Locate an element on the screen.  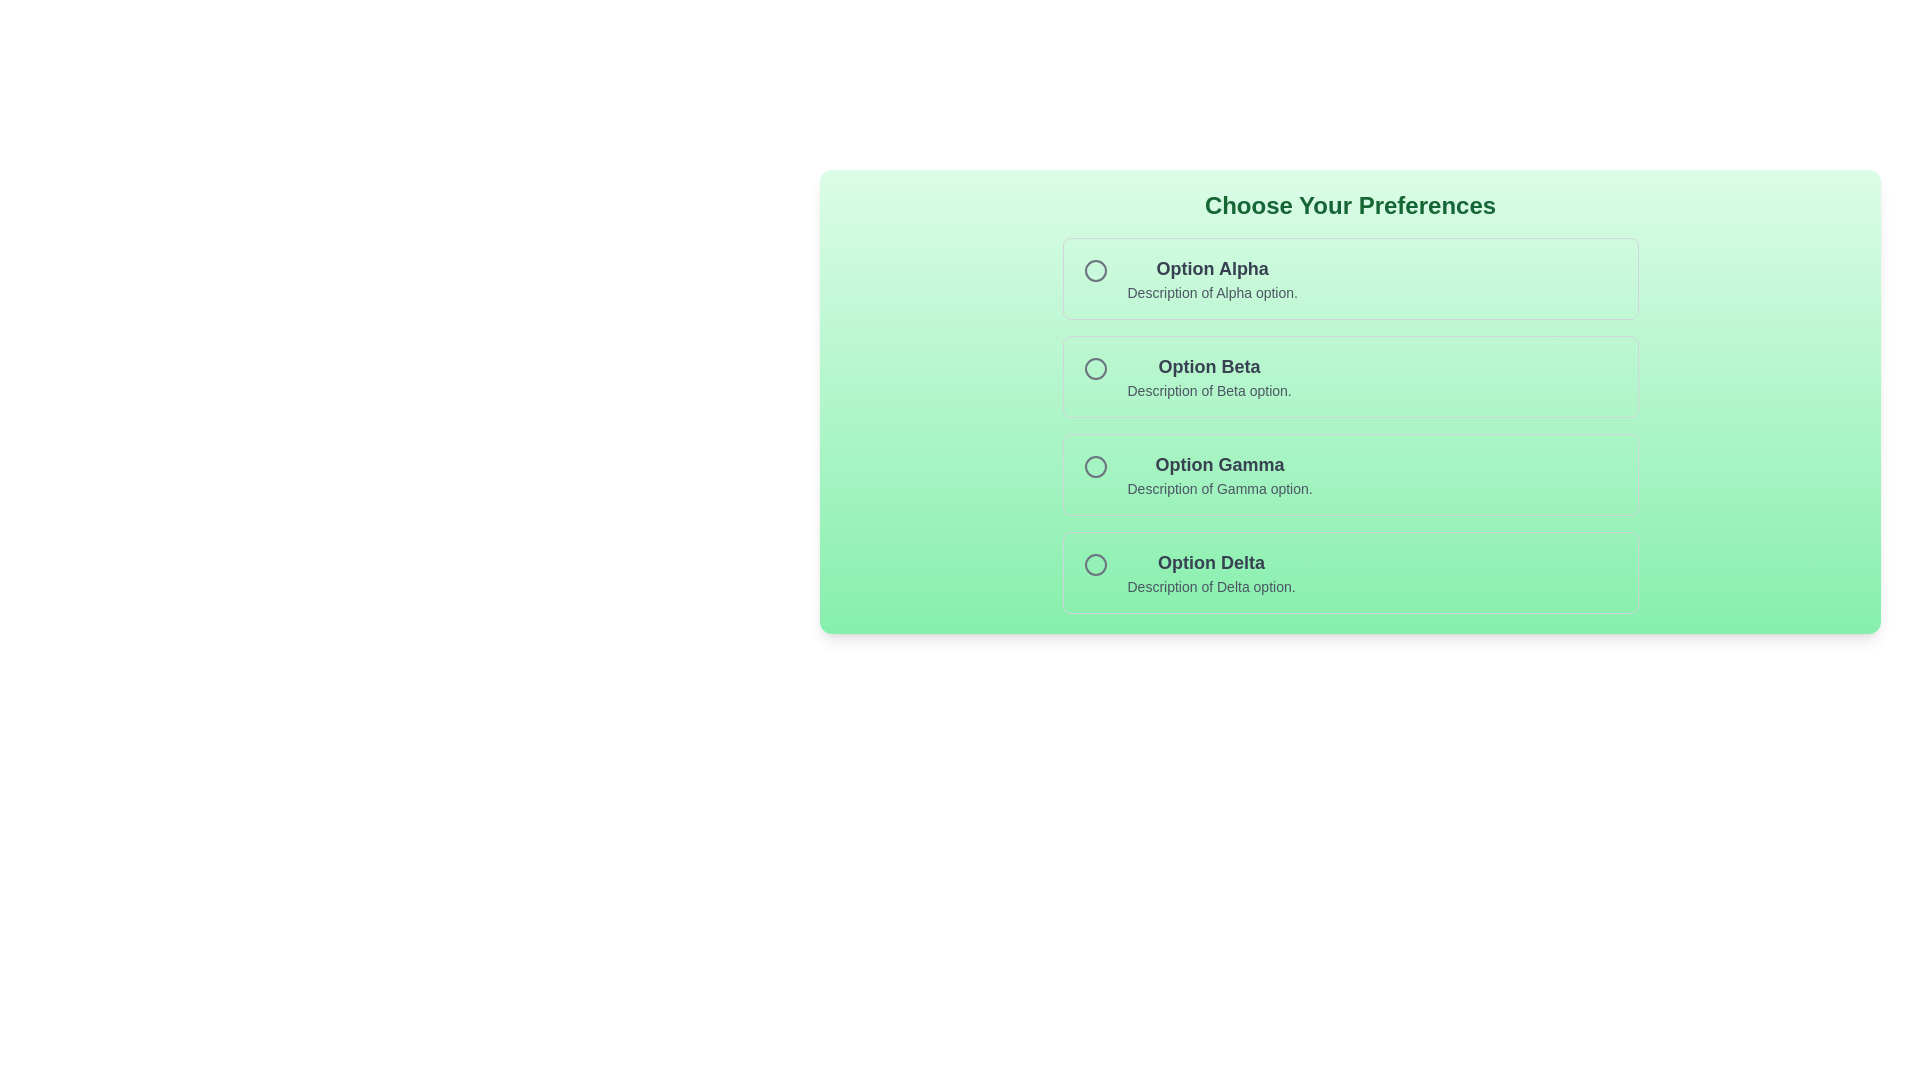
the text label reading 'Description of Gamma option.', which is styled in a smaller gray font and located directly beneath the bold title 'Option Gamma' is located at coordinates (1219, 489).